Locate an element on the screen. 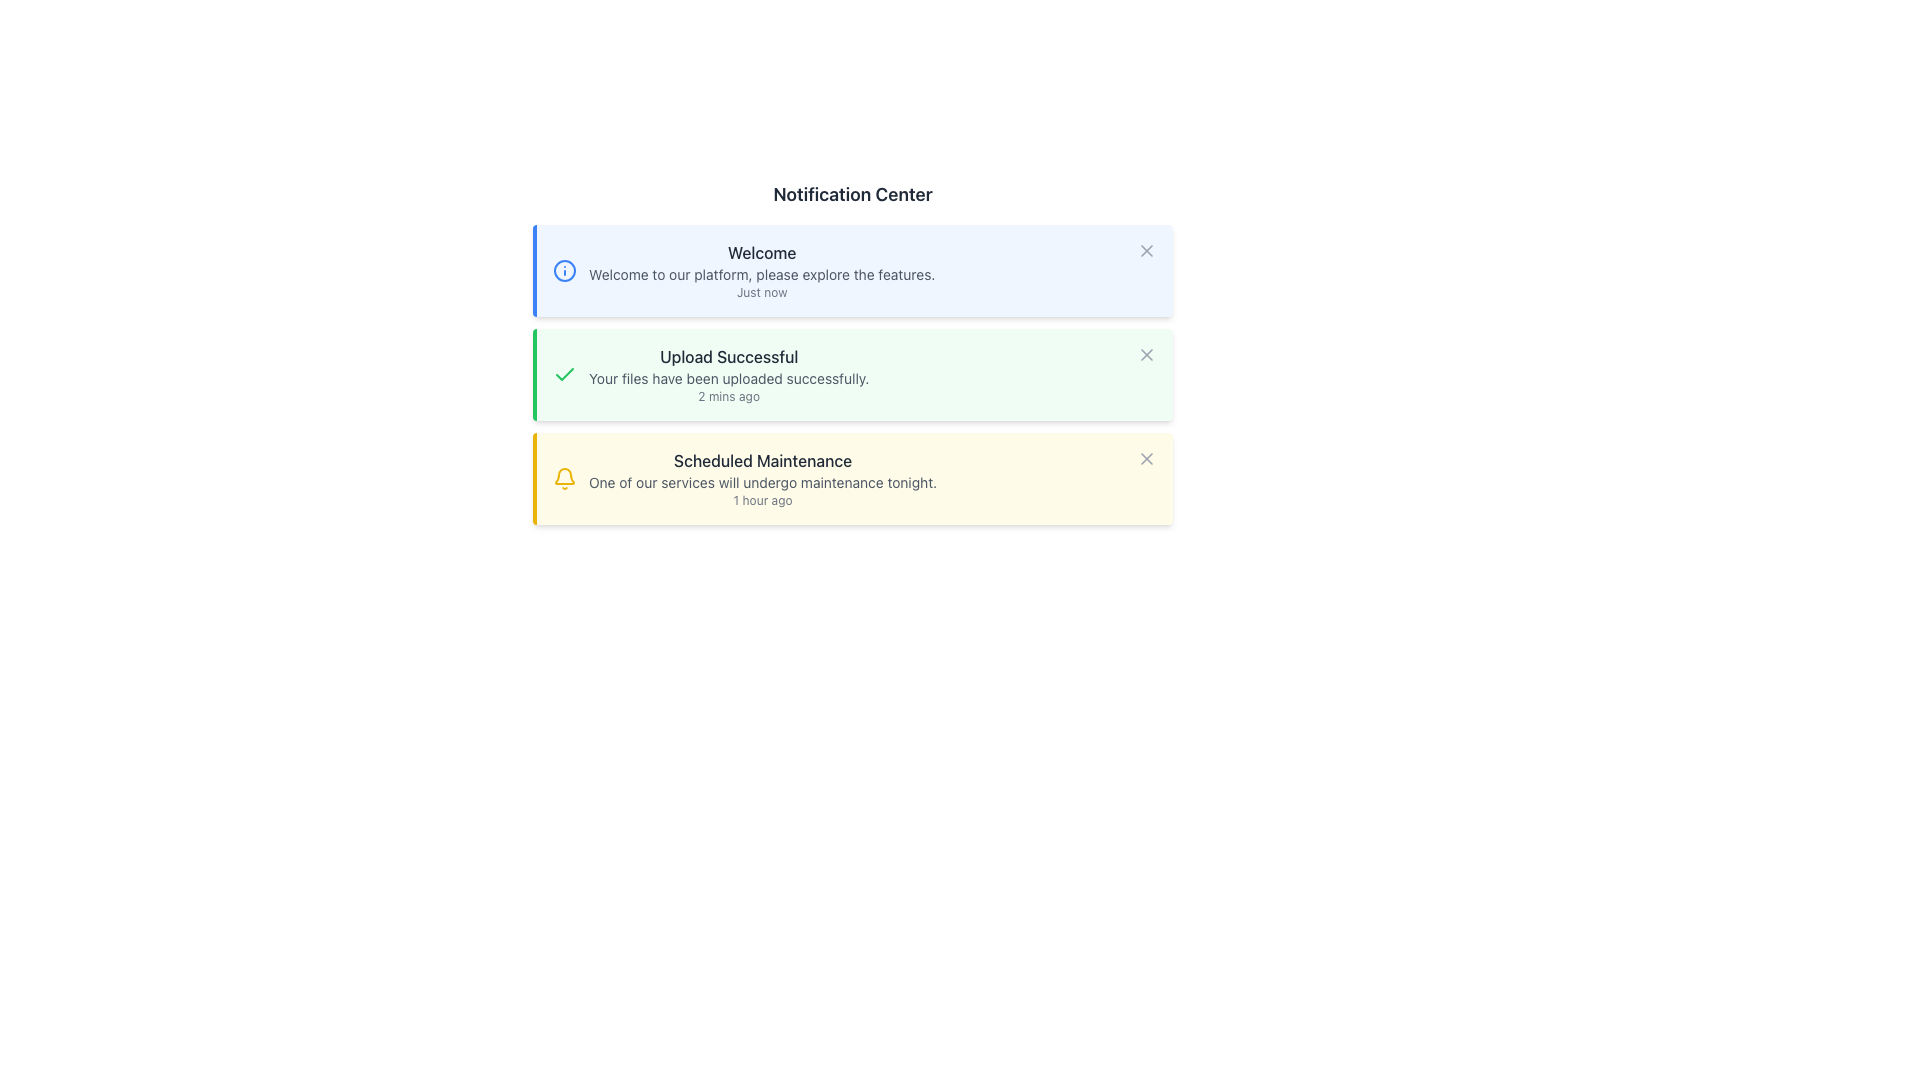  the text label indicating the time elapsed since the notification titled 'Scheduled Maintenance', which is positioned below the notification description is located at coordinates (762, 500).